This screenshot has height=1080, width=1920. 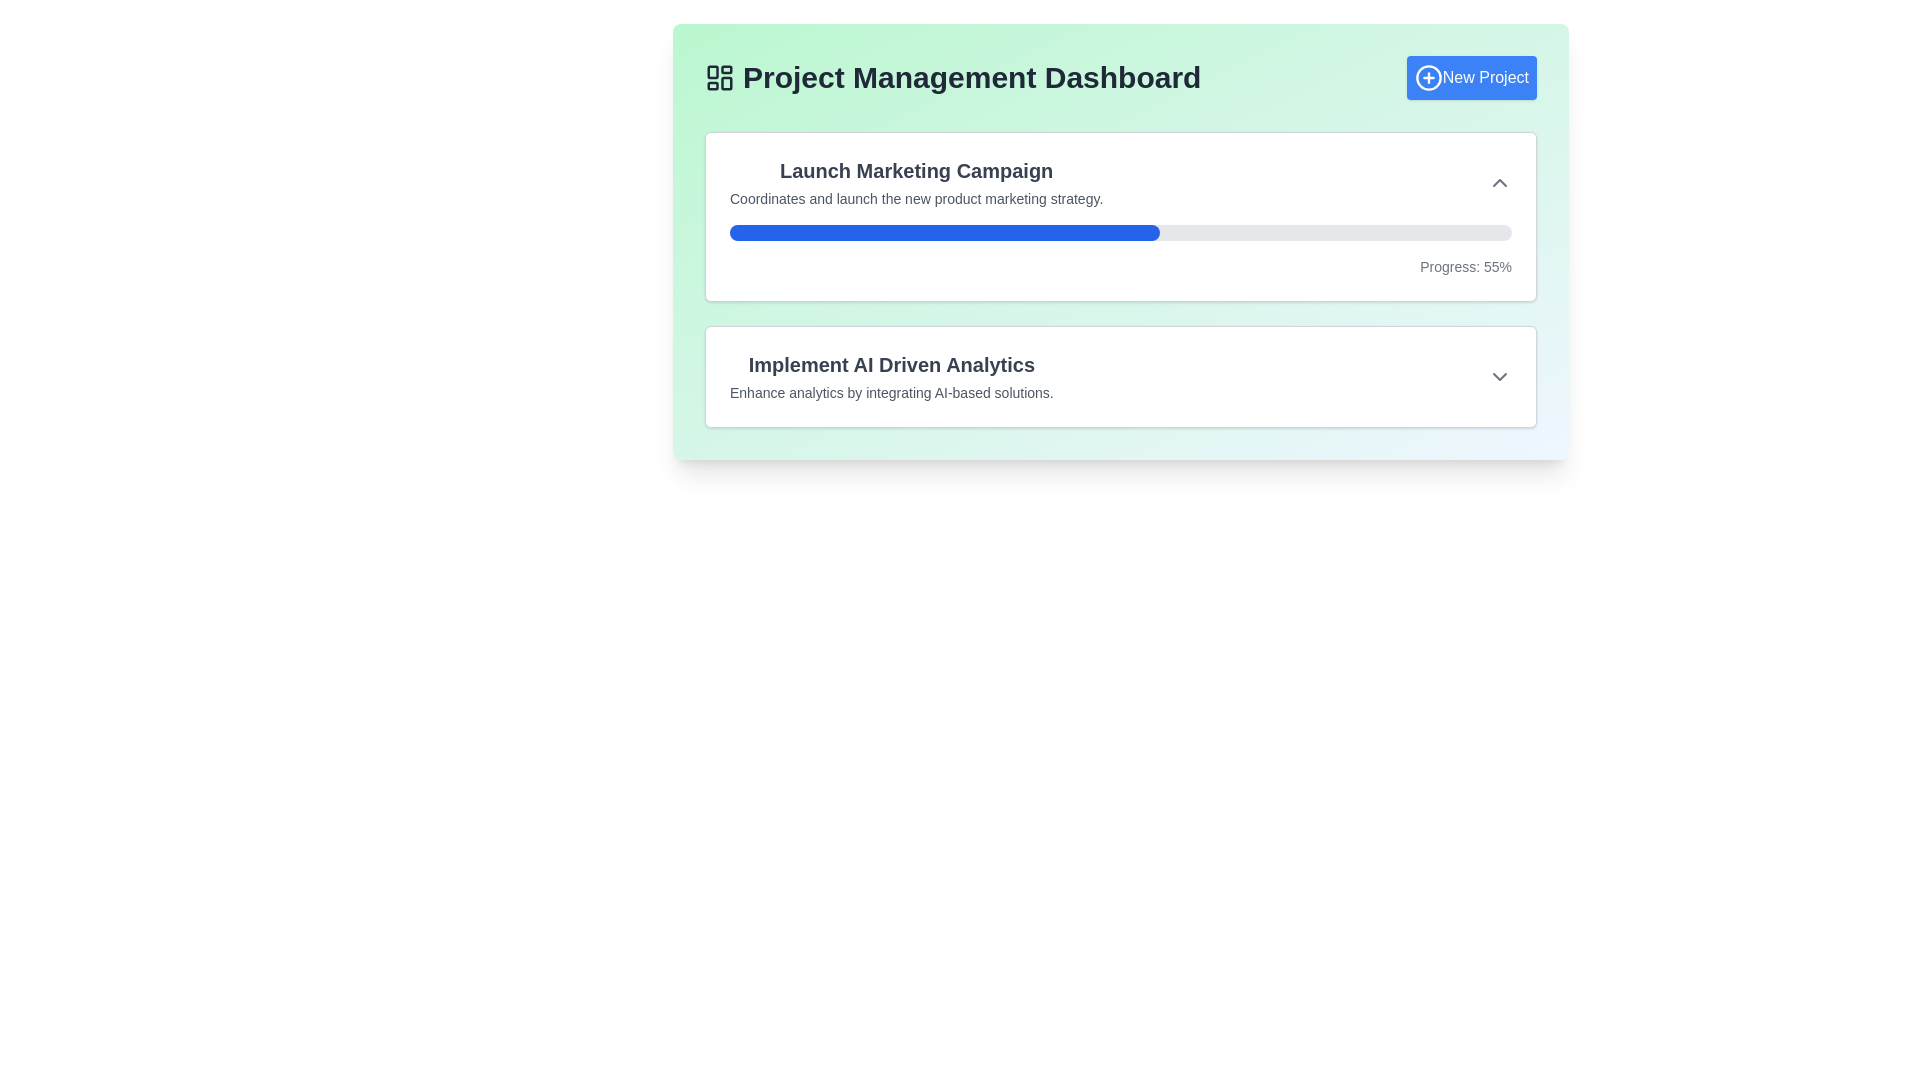 What do you see at coordinates (1499, 182) in the screenshot?
I see `the gray chevron-up icon located in the upper-right area of the 'Launch Marketing Campaign' card` at bounding box center [1499, 182].